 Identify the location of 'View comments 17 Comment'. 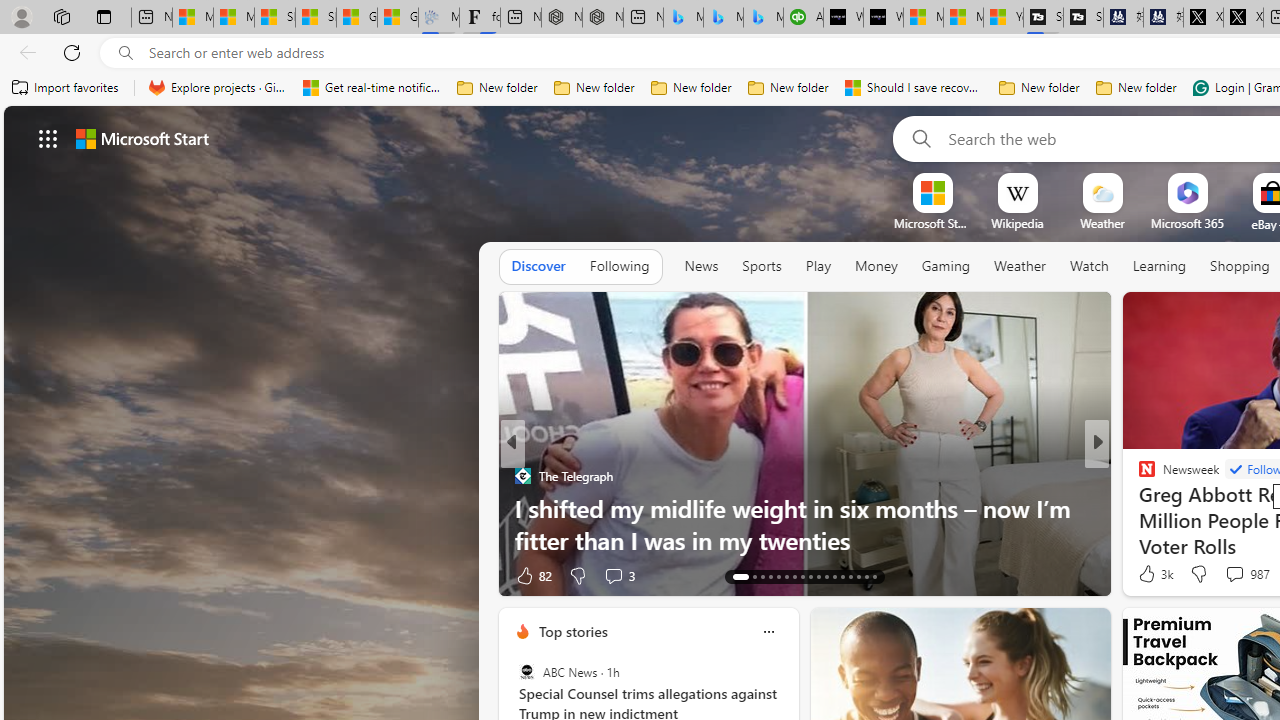
(1243, 575).